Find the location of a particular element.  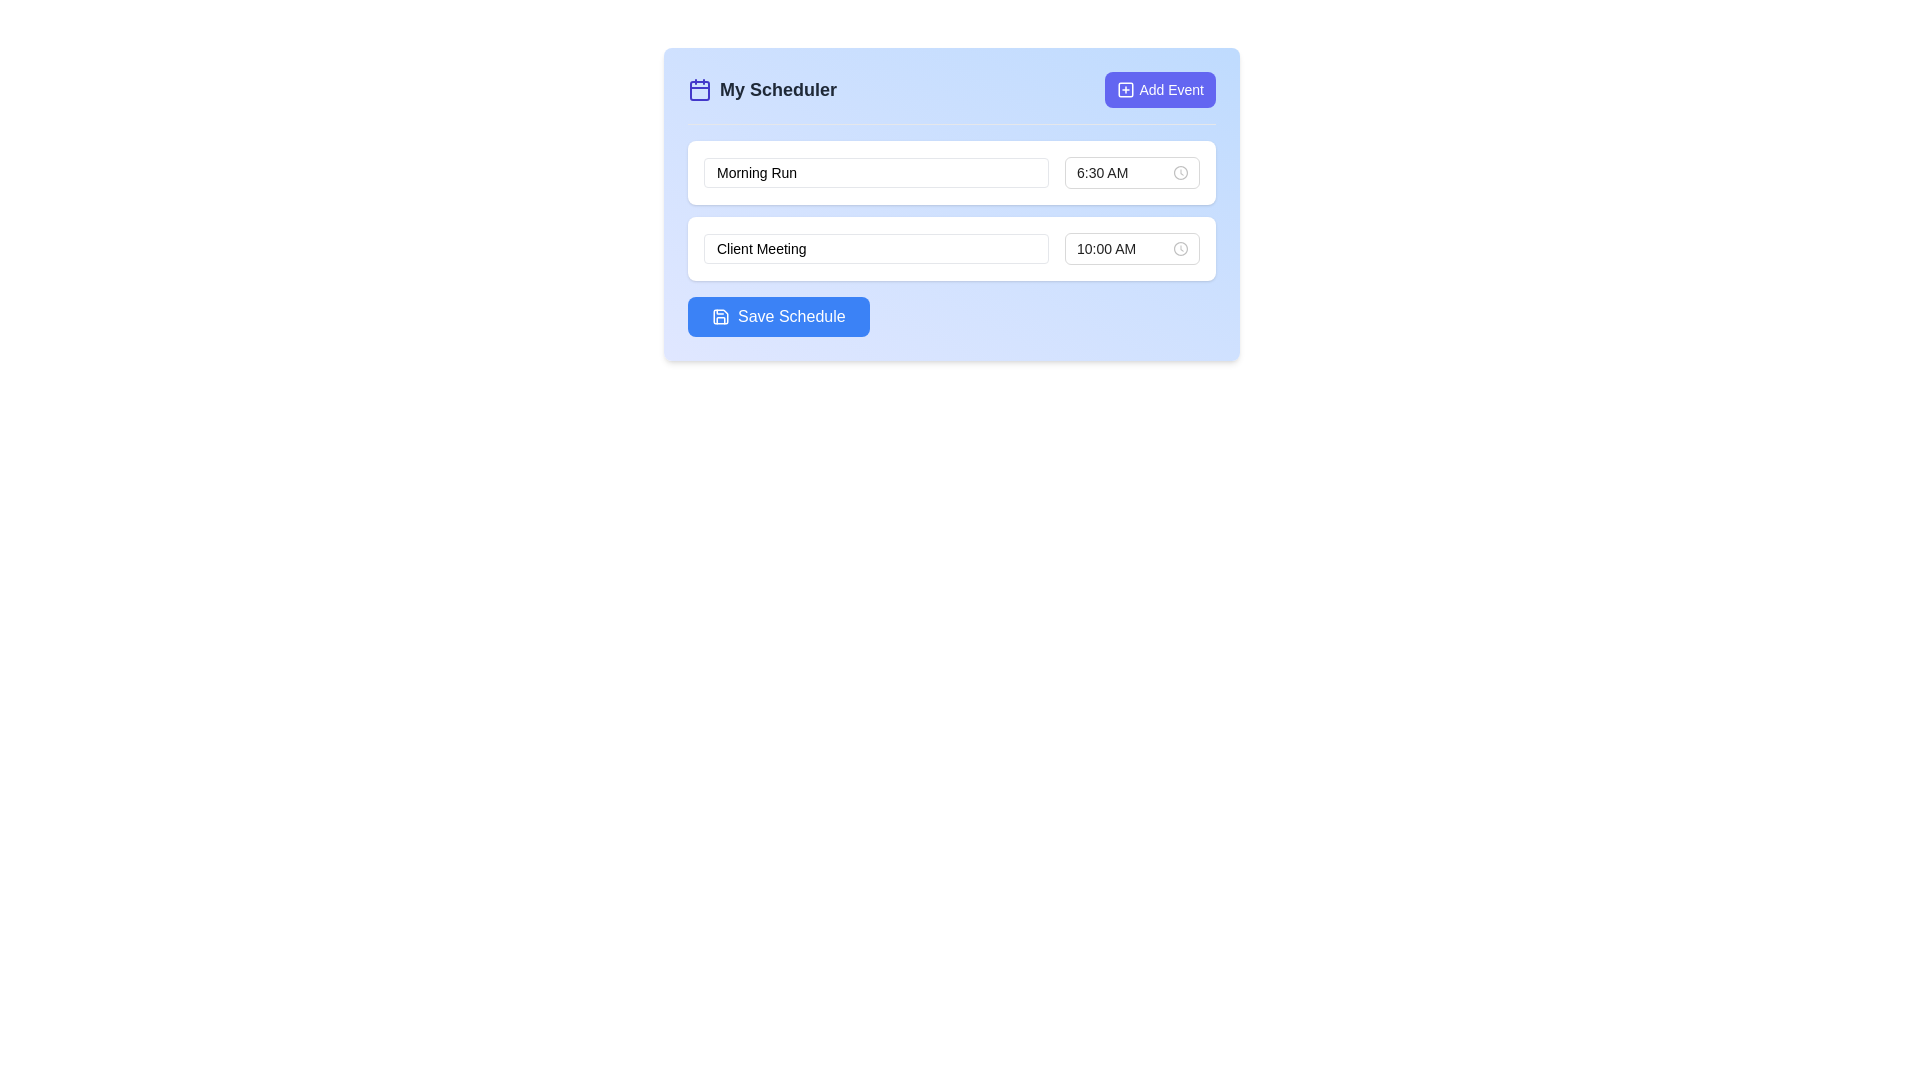

the 'Add Event' button located is located at coordinates (1160, 88).